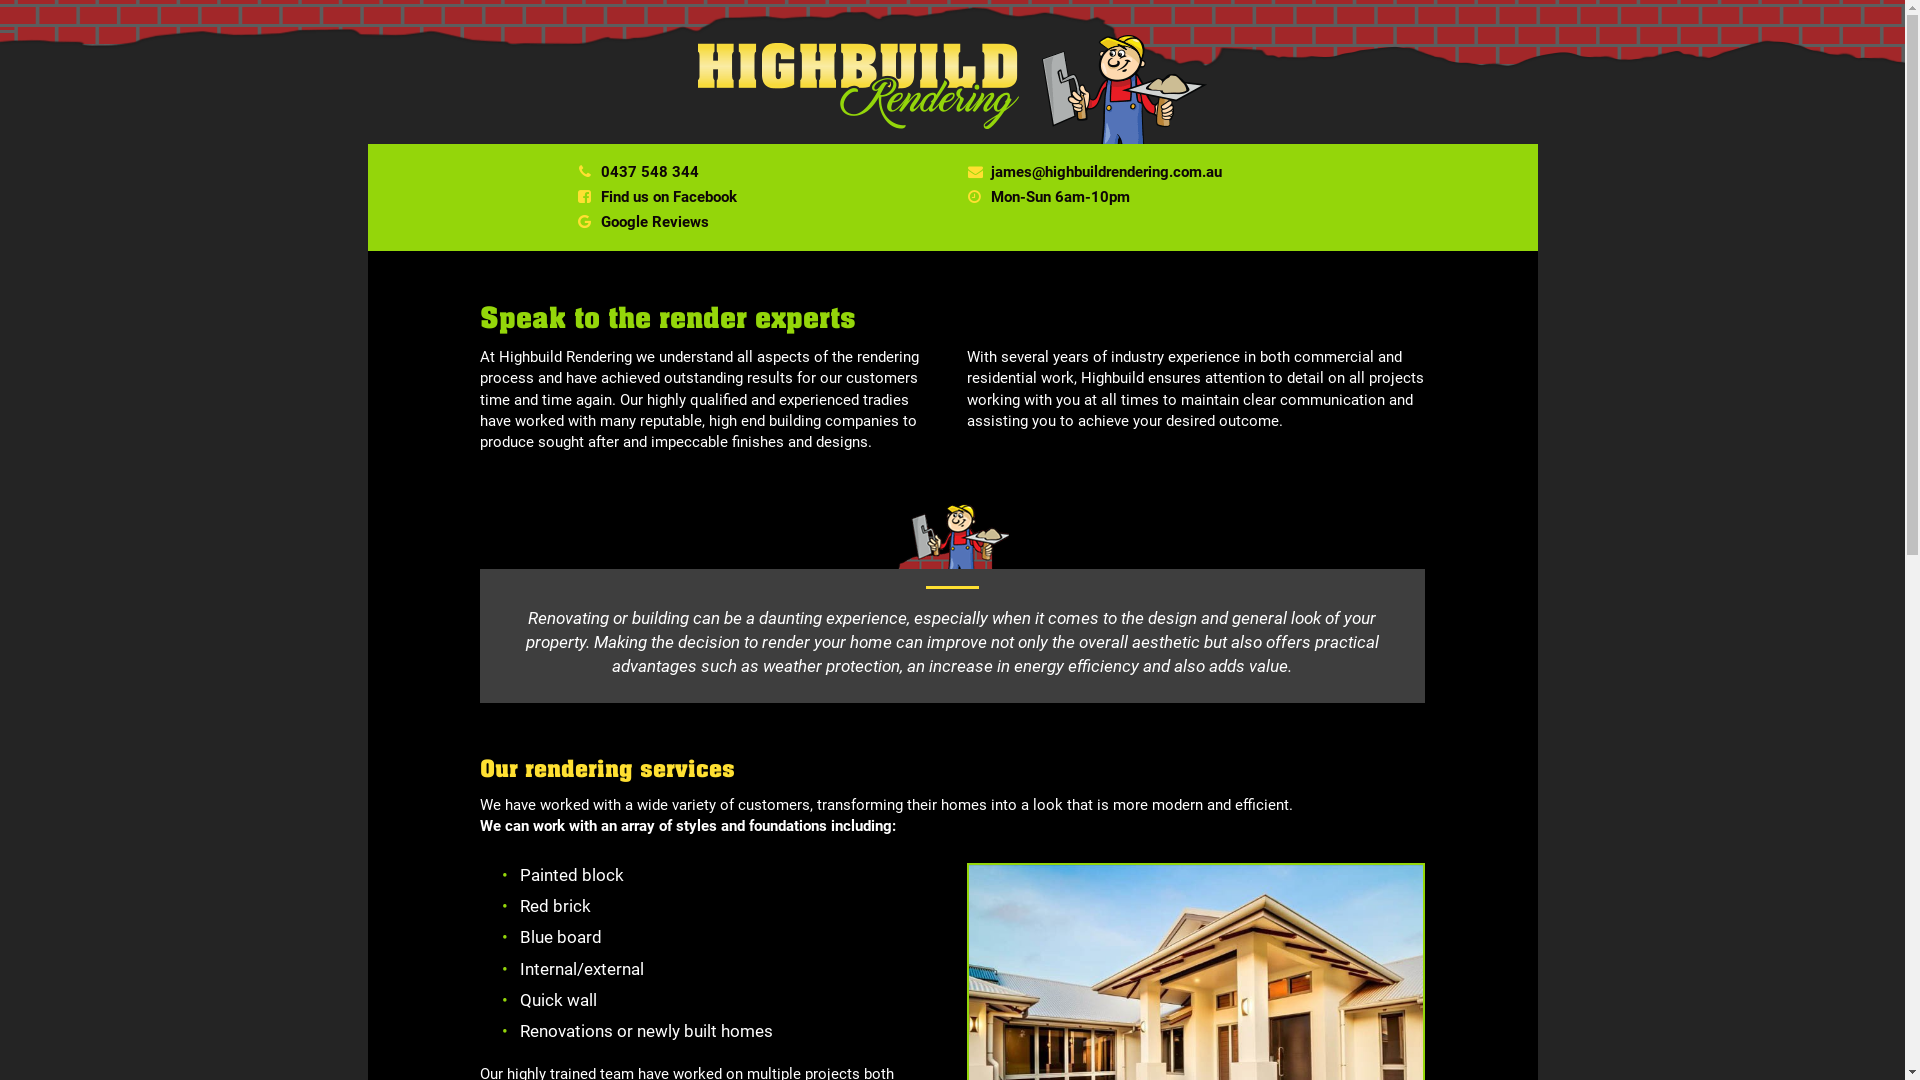  I want to click on 'james@highbuildrendering.com.au', so click(1105, 171).